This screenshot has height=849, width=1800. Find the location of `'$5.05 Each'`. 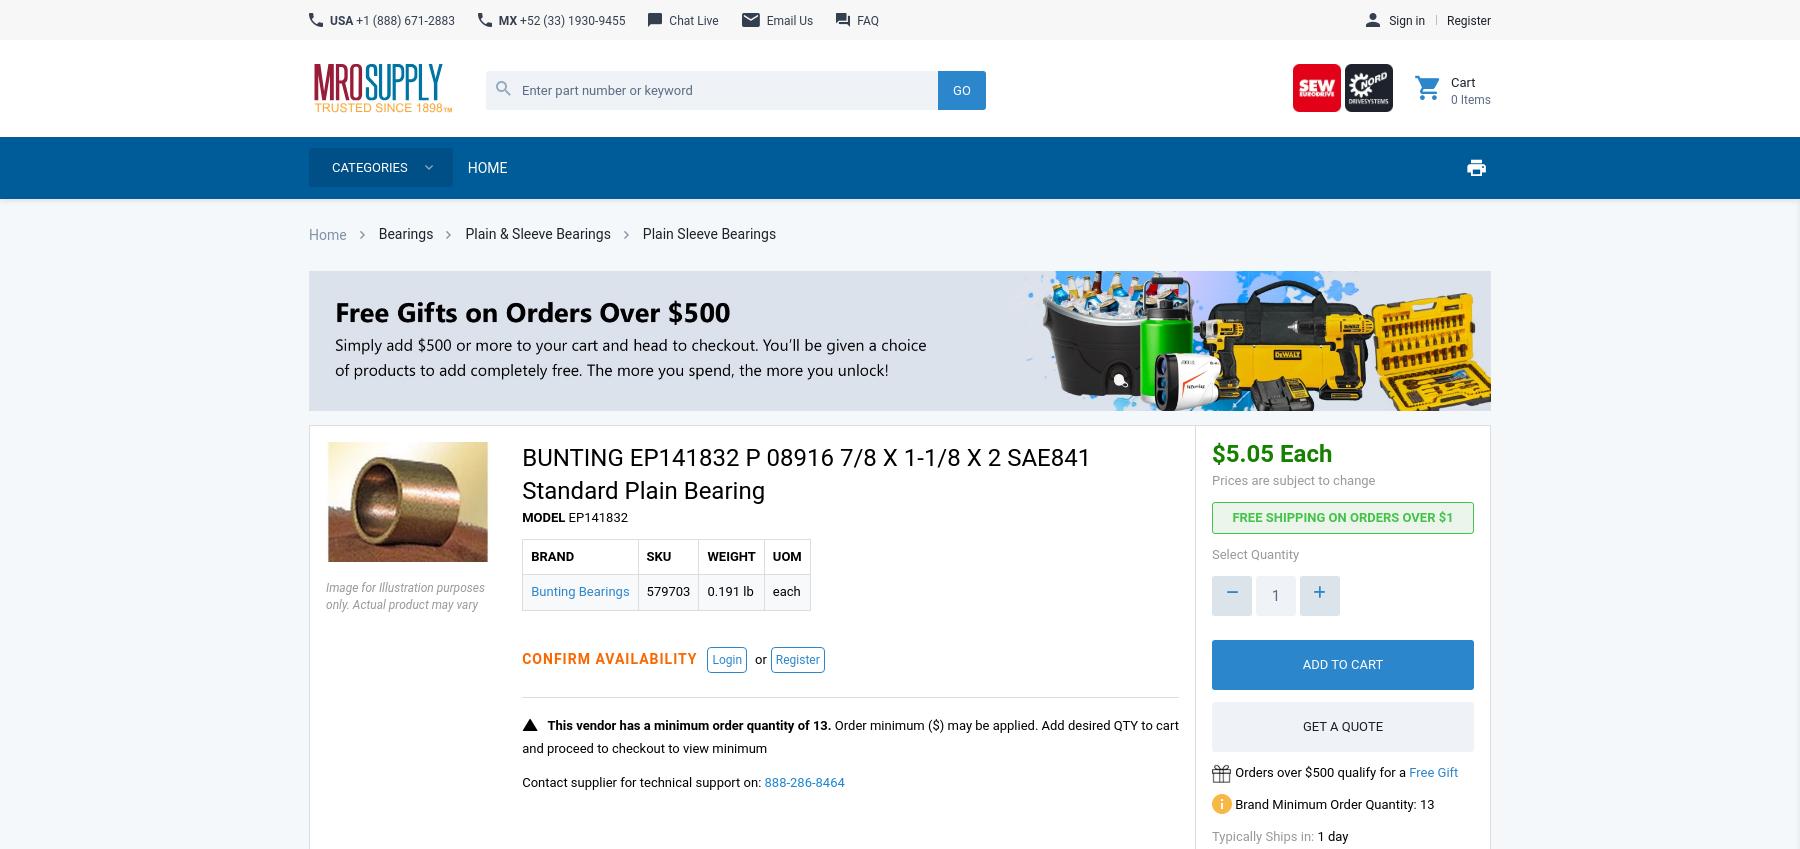

'$5.05 Each' is located at coordinates (1272, 453).